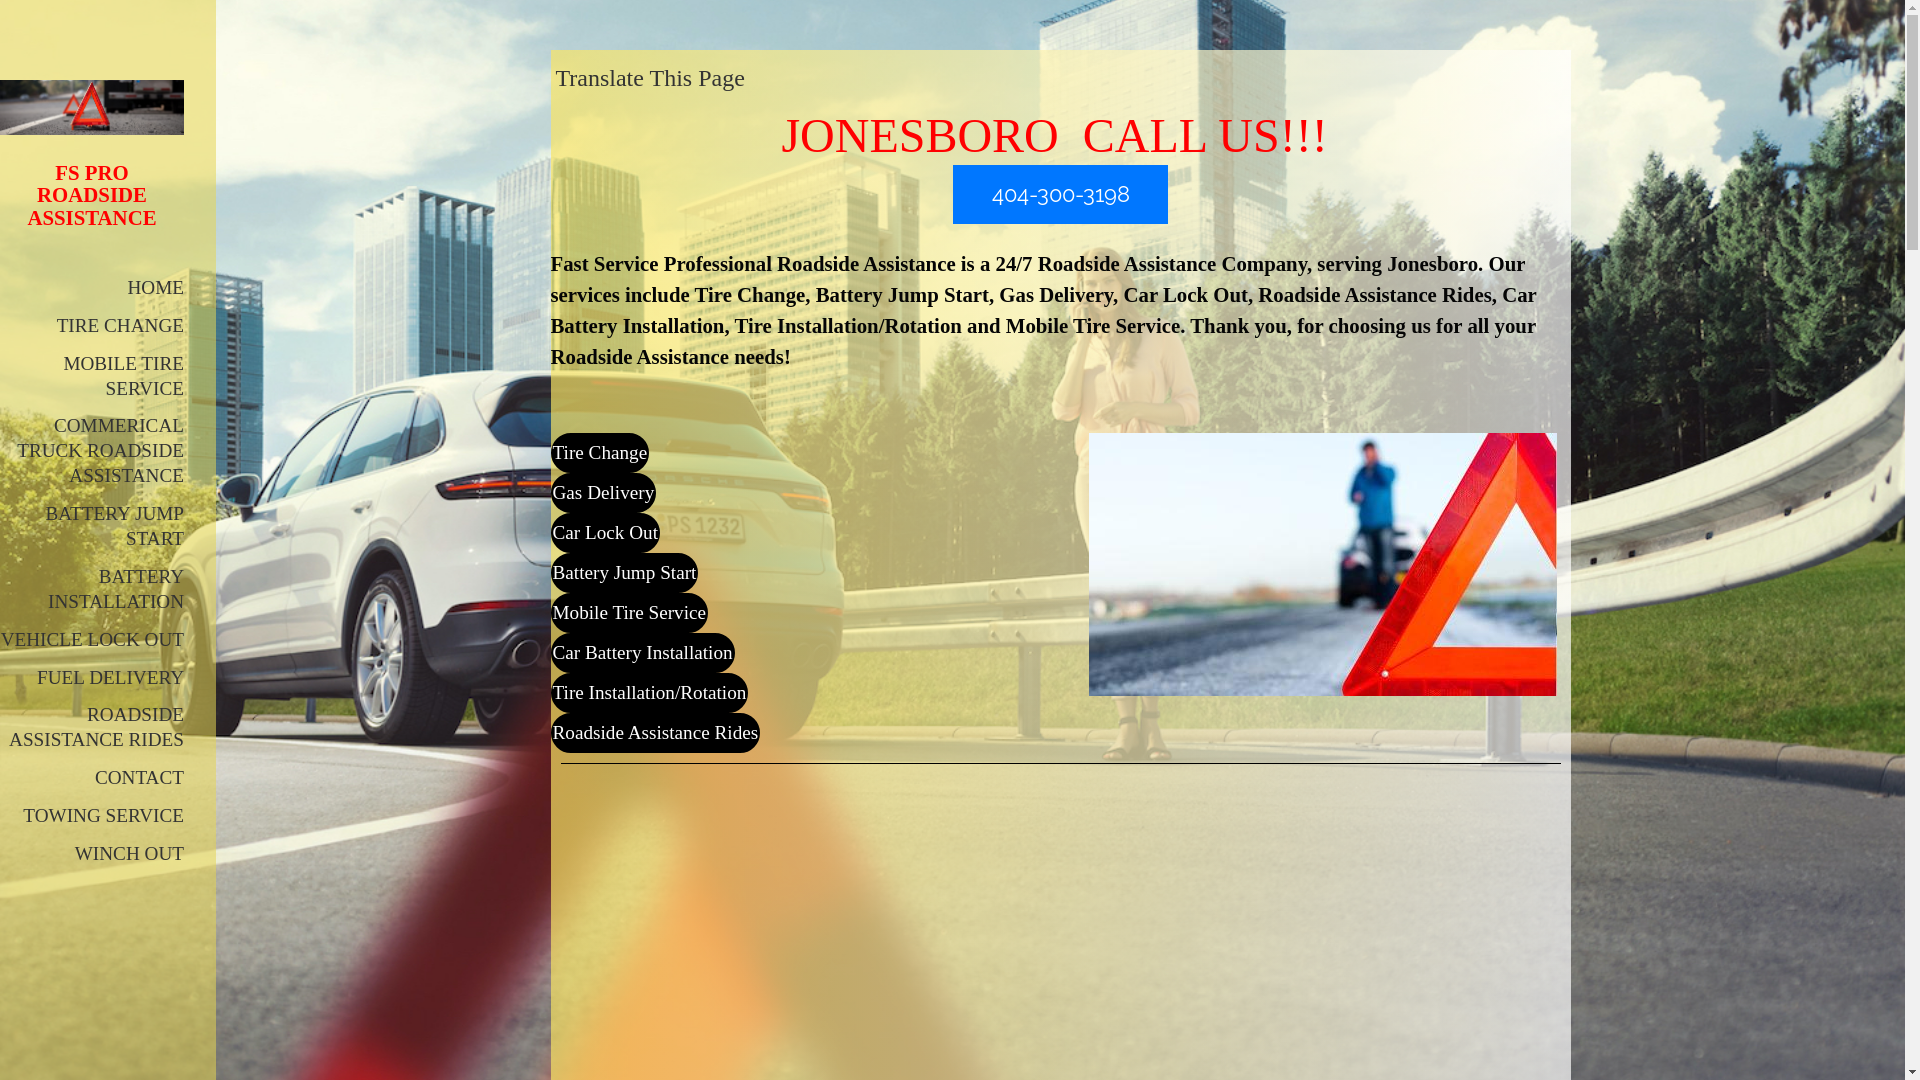  Describe the element at coordinates (598, 452) in the screenshot. I see `'Tire Change'` at that location.